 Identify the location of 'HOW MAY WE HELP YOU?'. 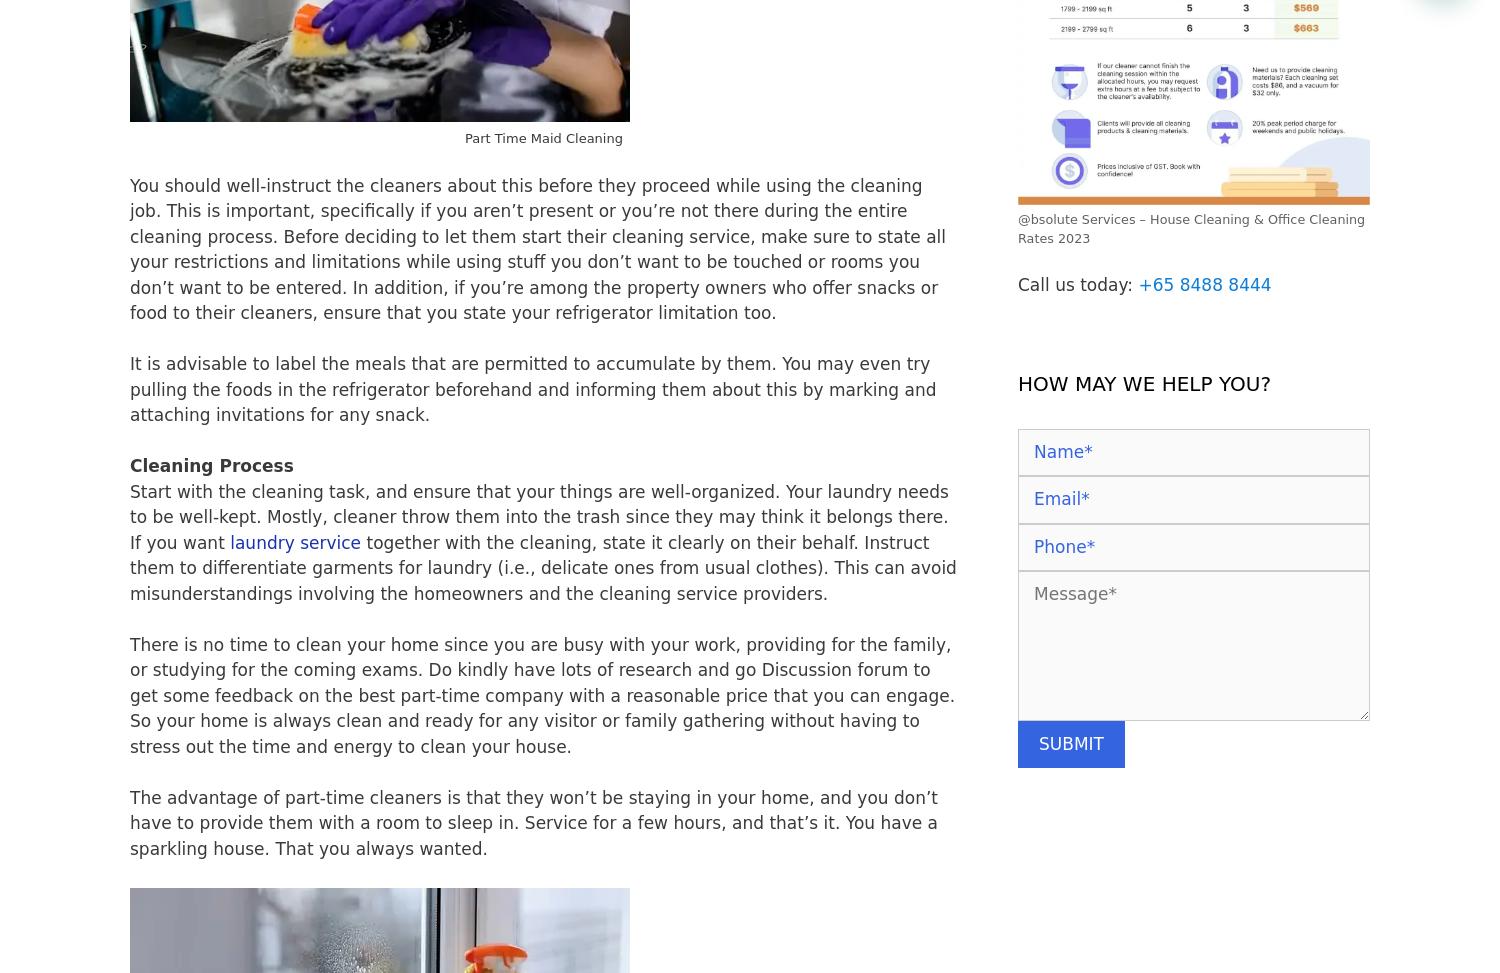
(1144, 381).